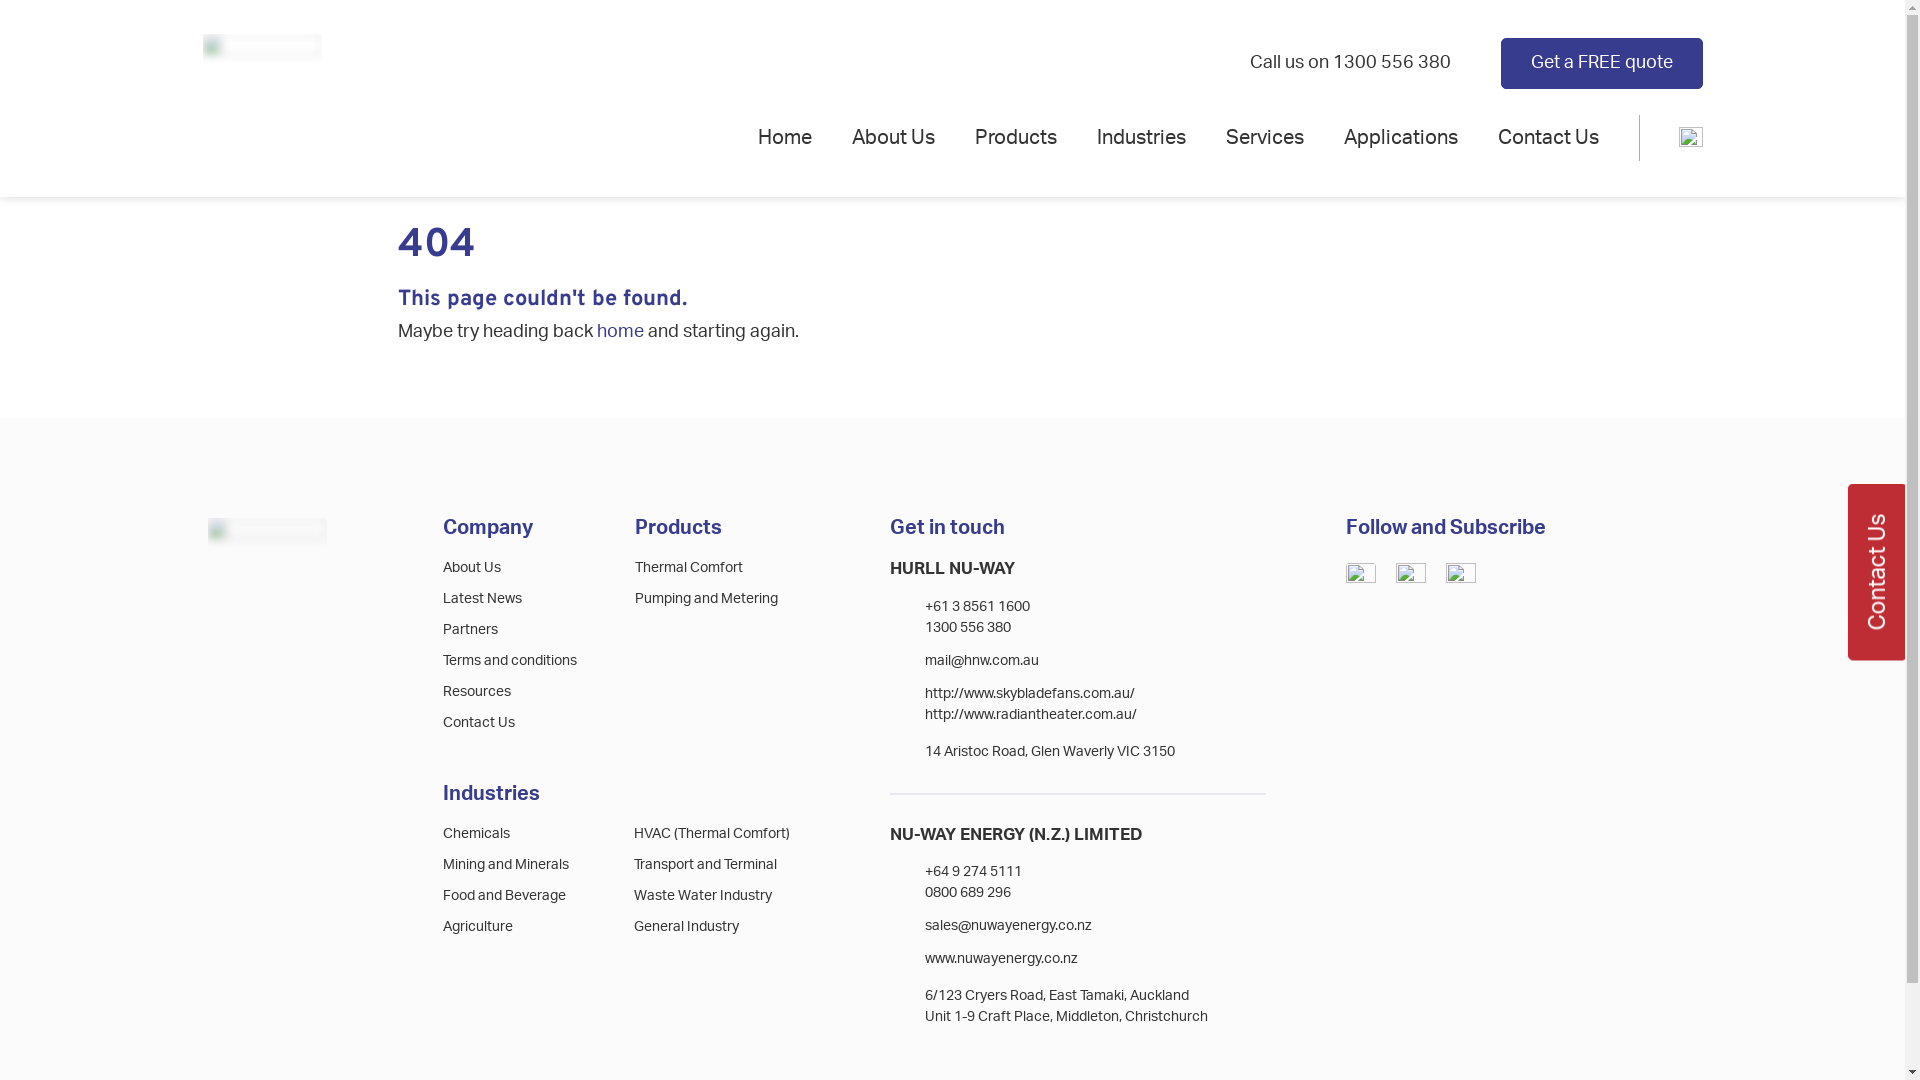 This screenshot has width=1920, height=1080. Describe the element at coordinates (968, 627) in the screenshot. I see `'1300 556 380'` at that location.